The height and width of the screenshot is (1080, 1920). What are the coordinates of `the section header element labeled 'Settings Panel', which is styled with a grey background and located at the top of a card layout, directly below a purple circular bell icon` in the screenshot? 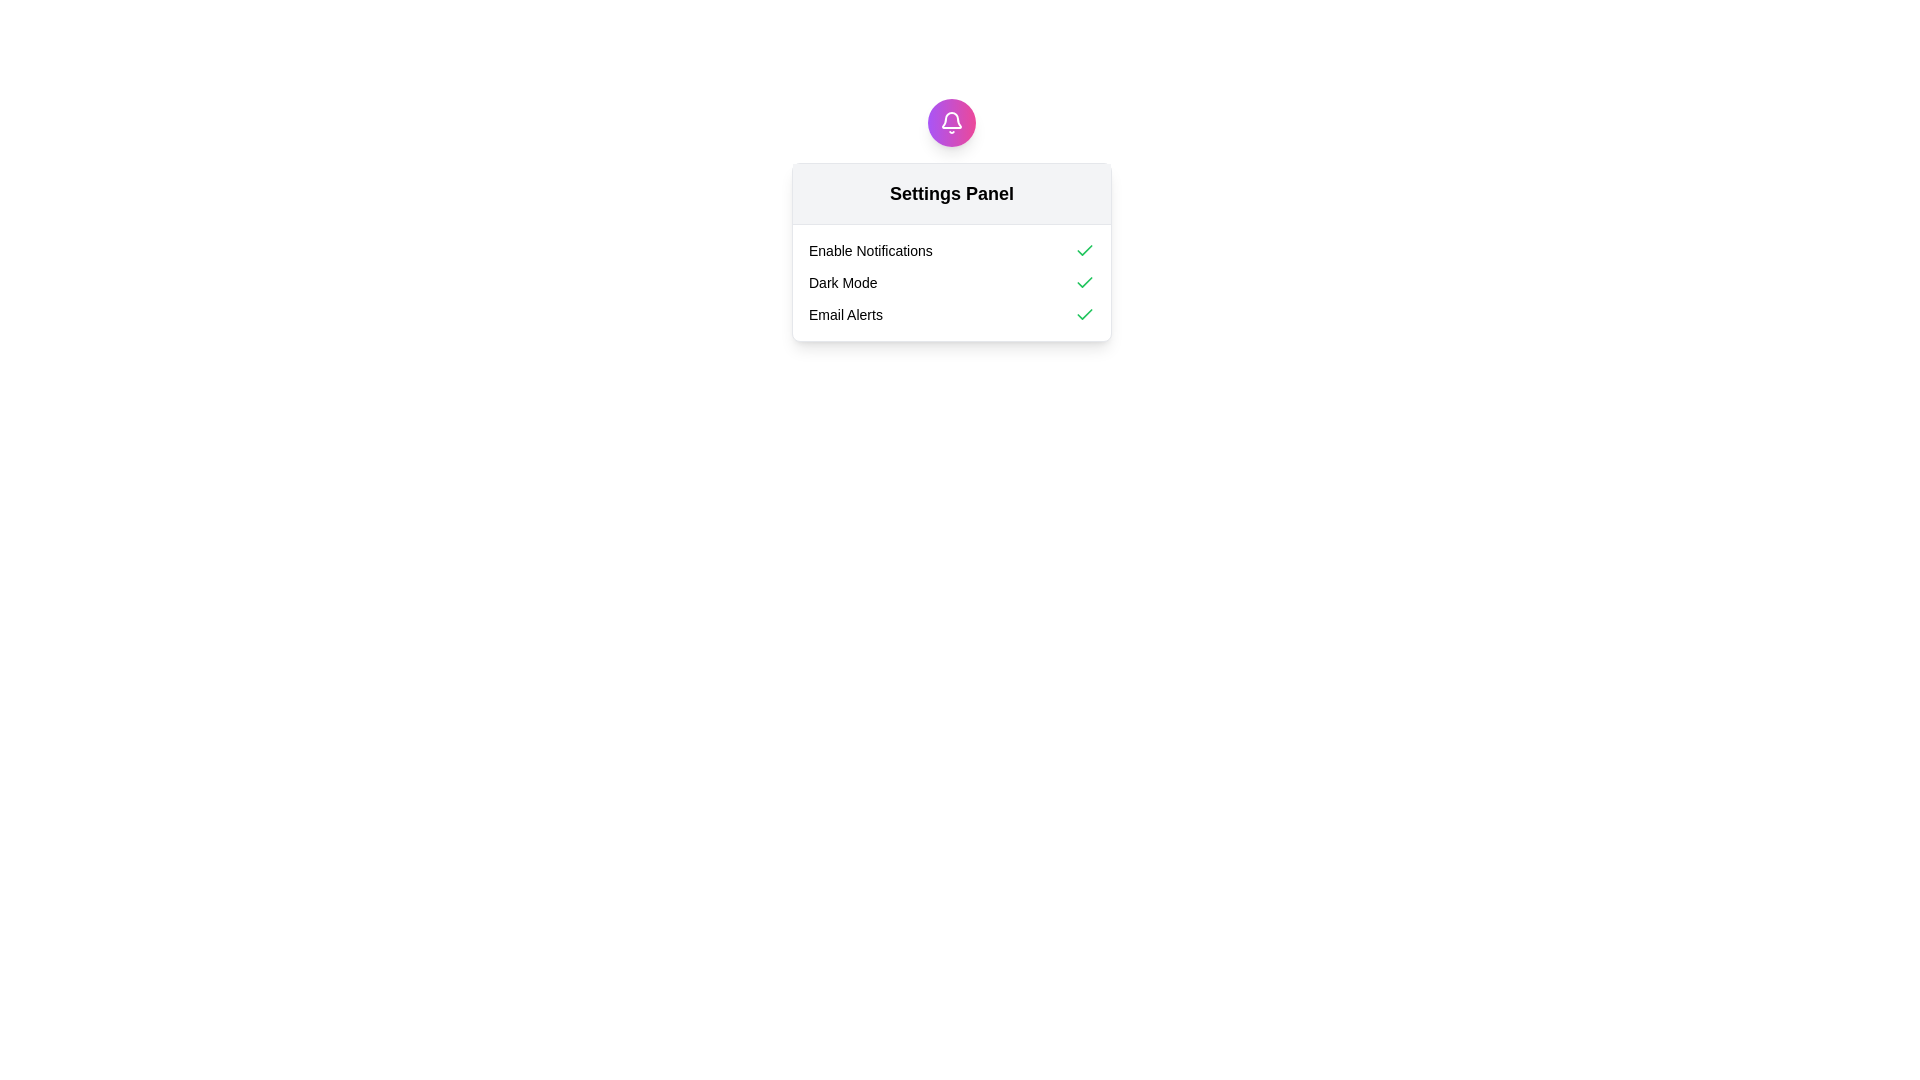 It's located at (950, 194).